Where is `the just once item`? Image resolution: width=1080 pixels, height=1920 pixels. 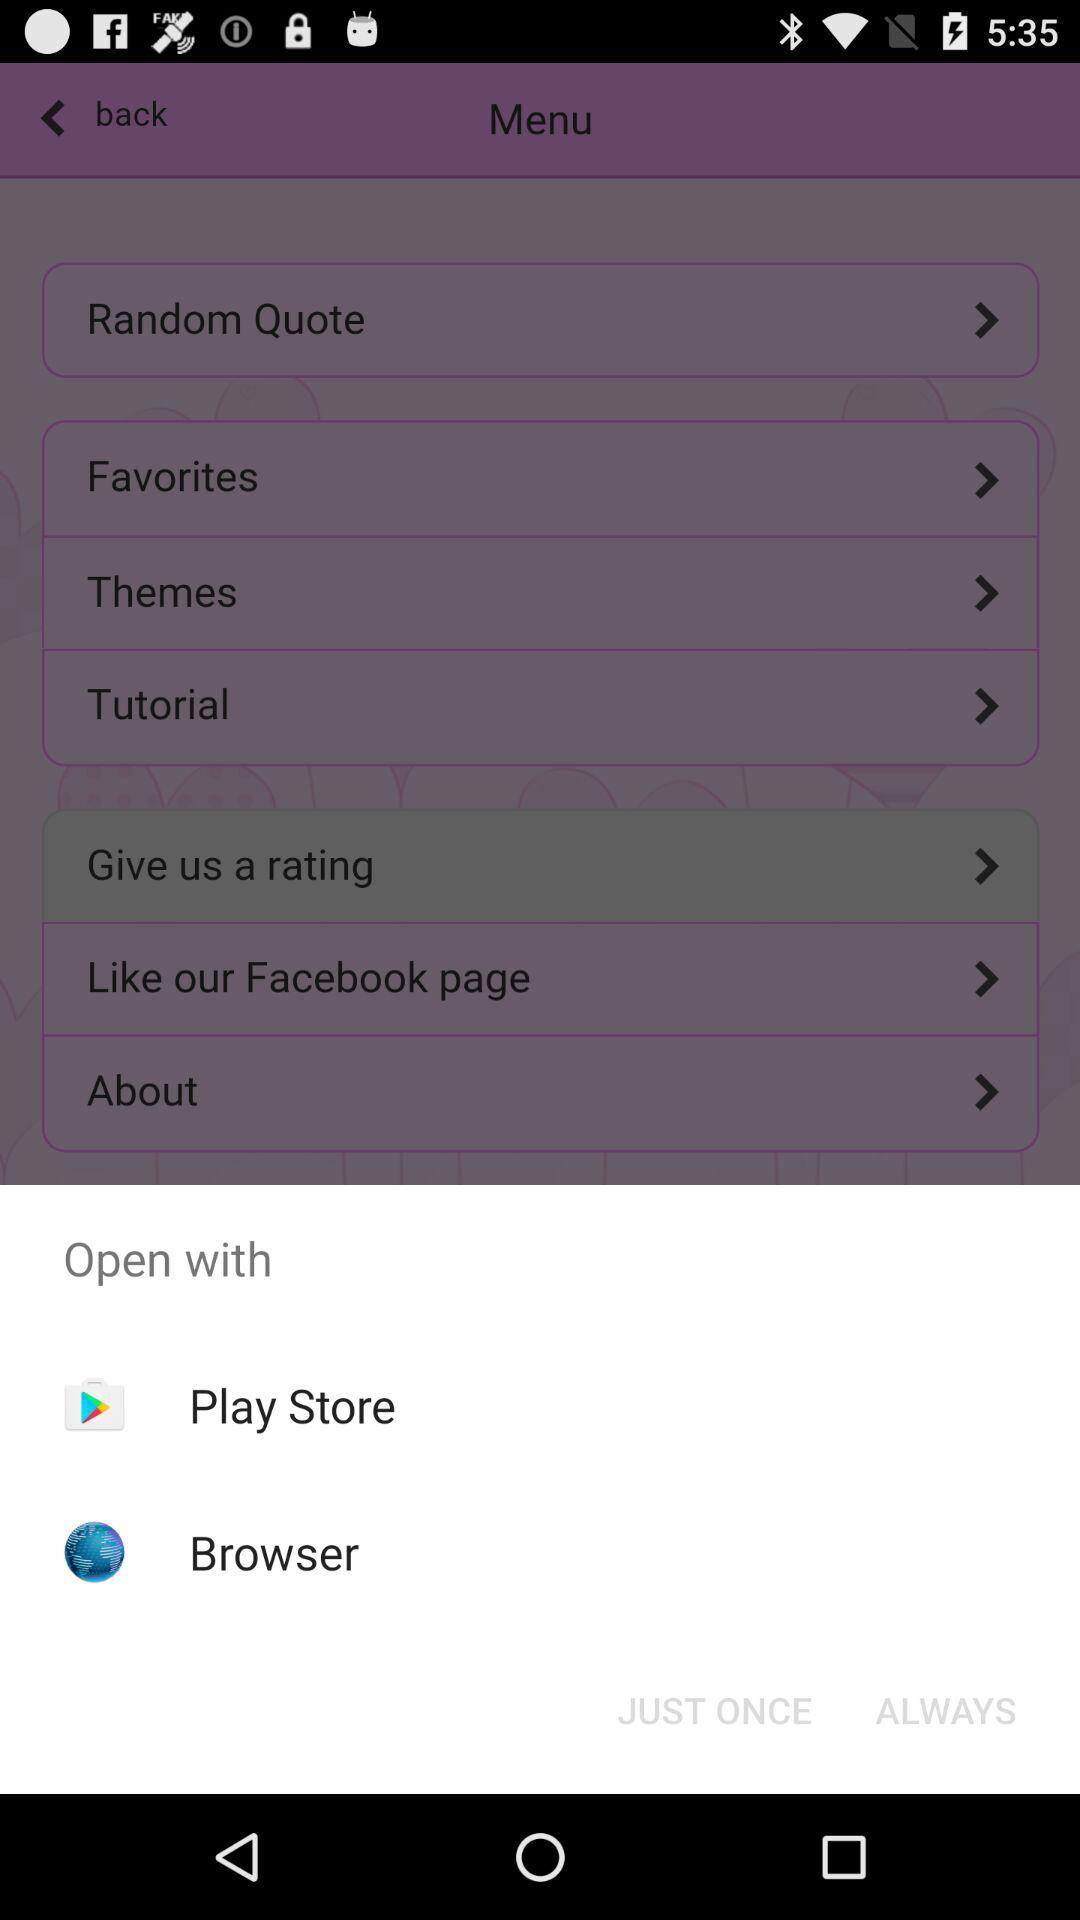
the just once item is located at coordinates (713, 1708).